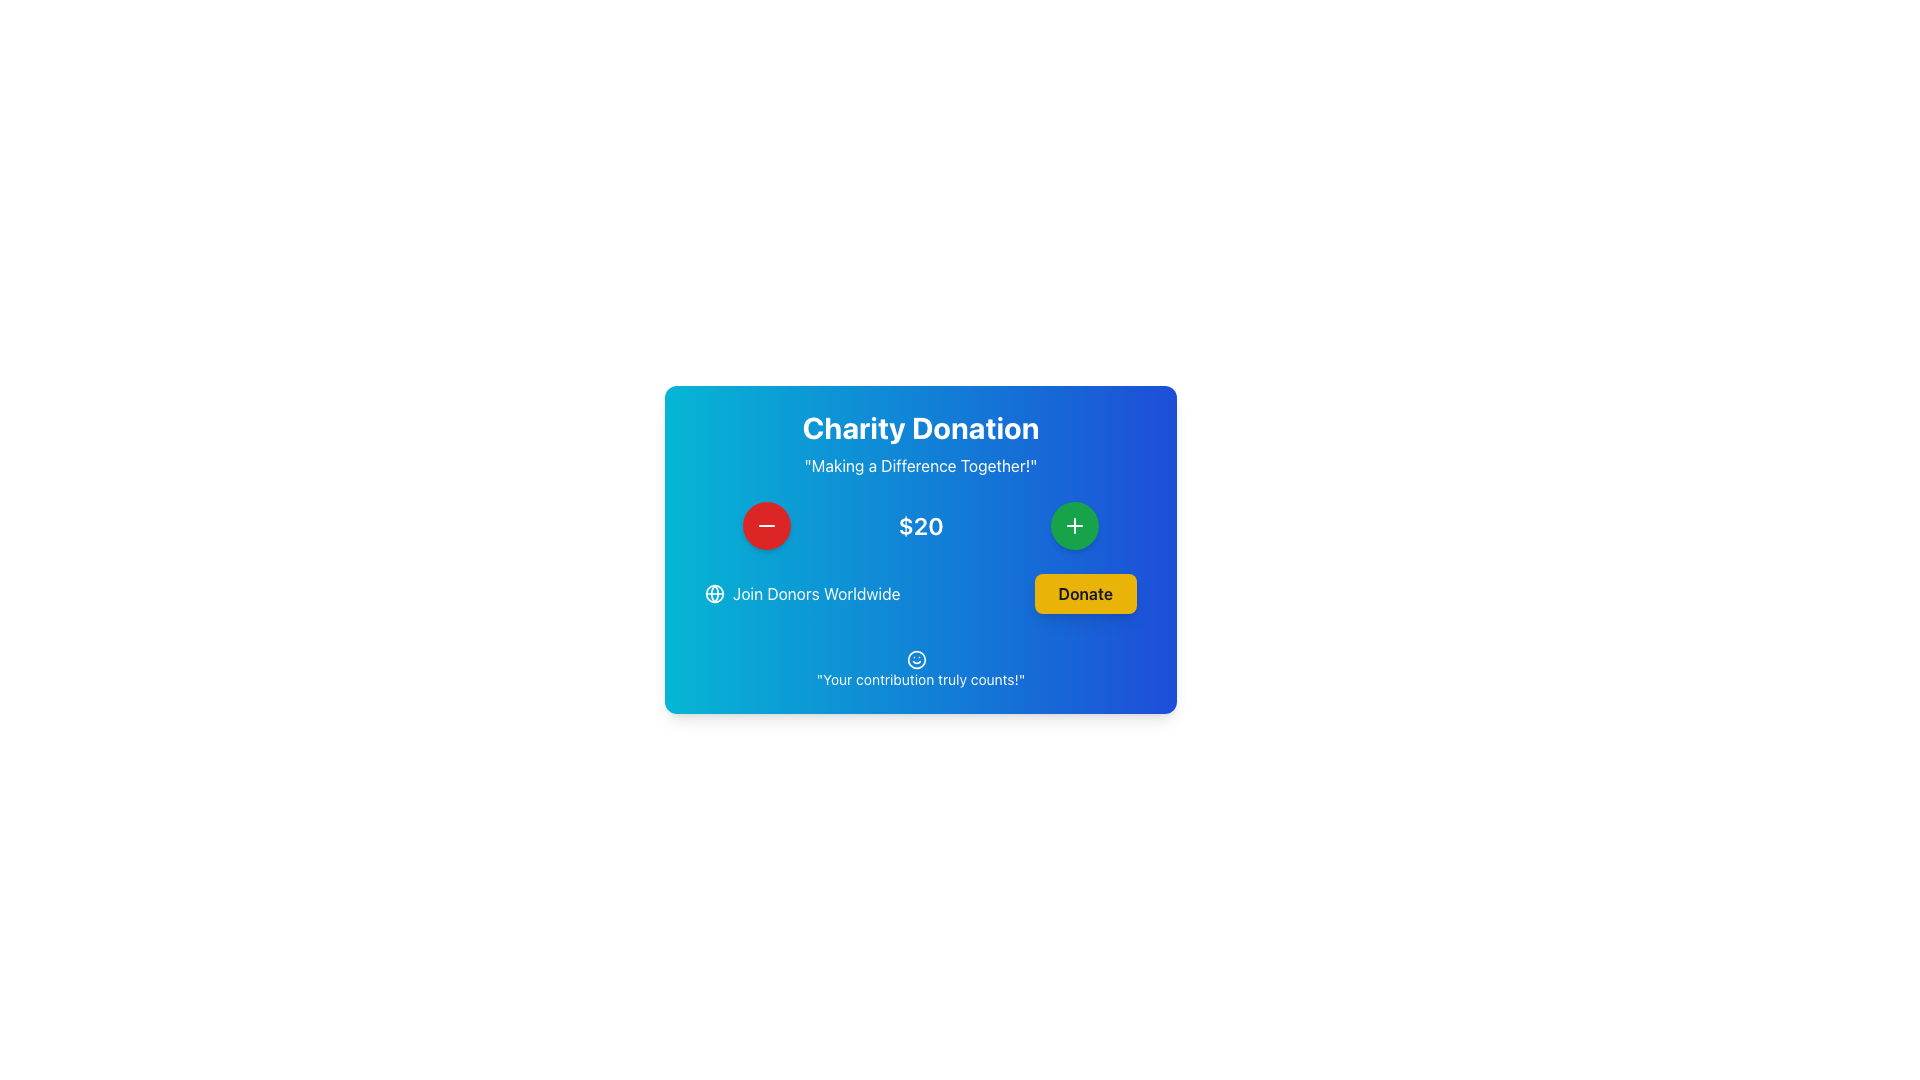 Image resolution: width=1920 pixels, height=1080 pixels. I want to click on the increment button located to the far right of the '$20' text to observe the hover effect, so click(1074, 524).